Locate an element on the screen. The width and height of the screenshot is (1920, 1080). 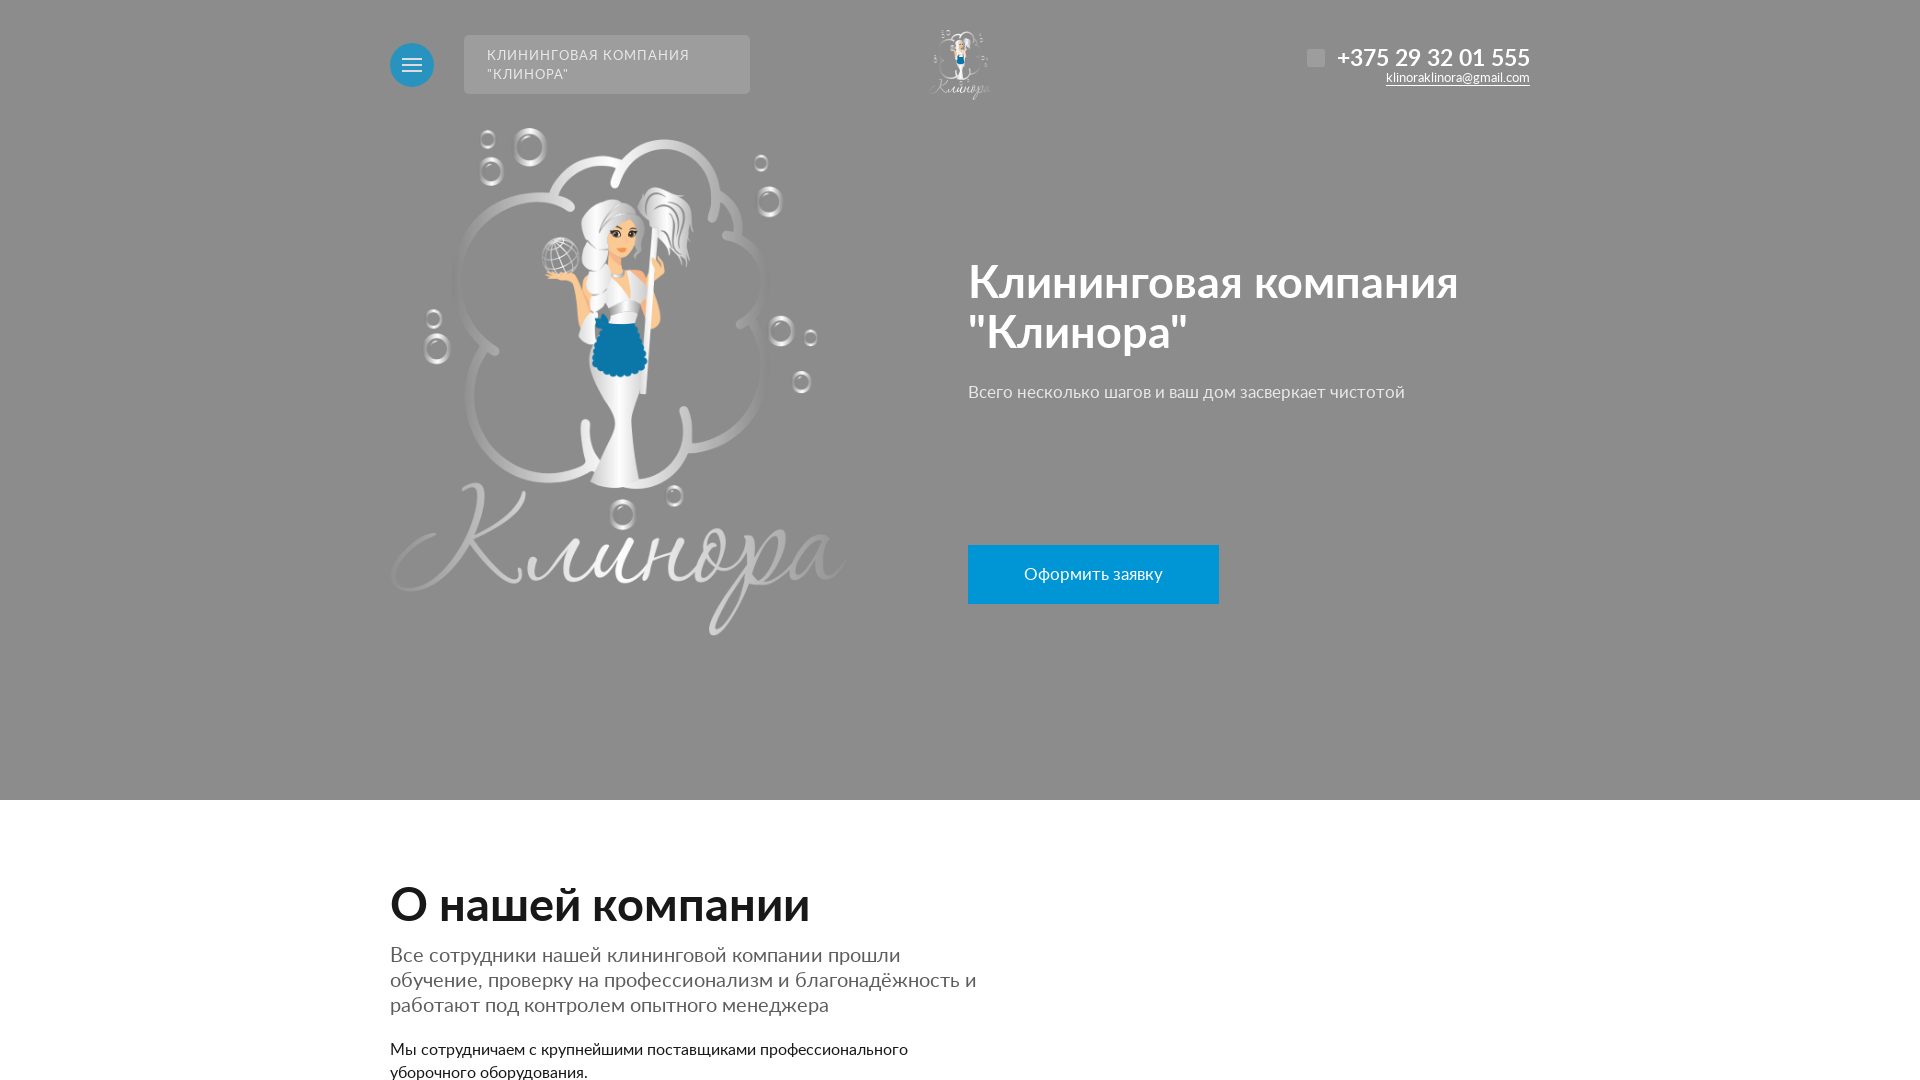
'+375 29 32 01 555' is located at coordinates (1432, 56).